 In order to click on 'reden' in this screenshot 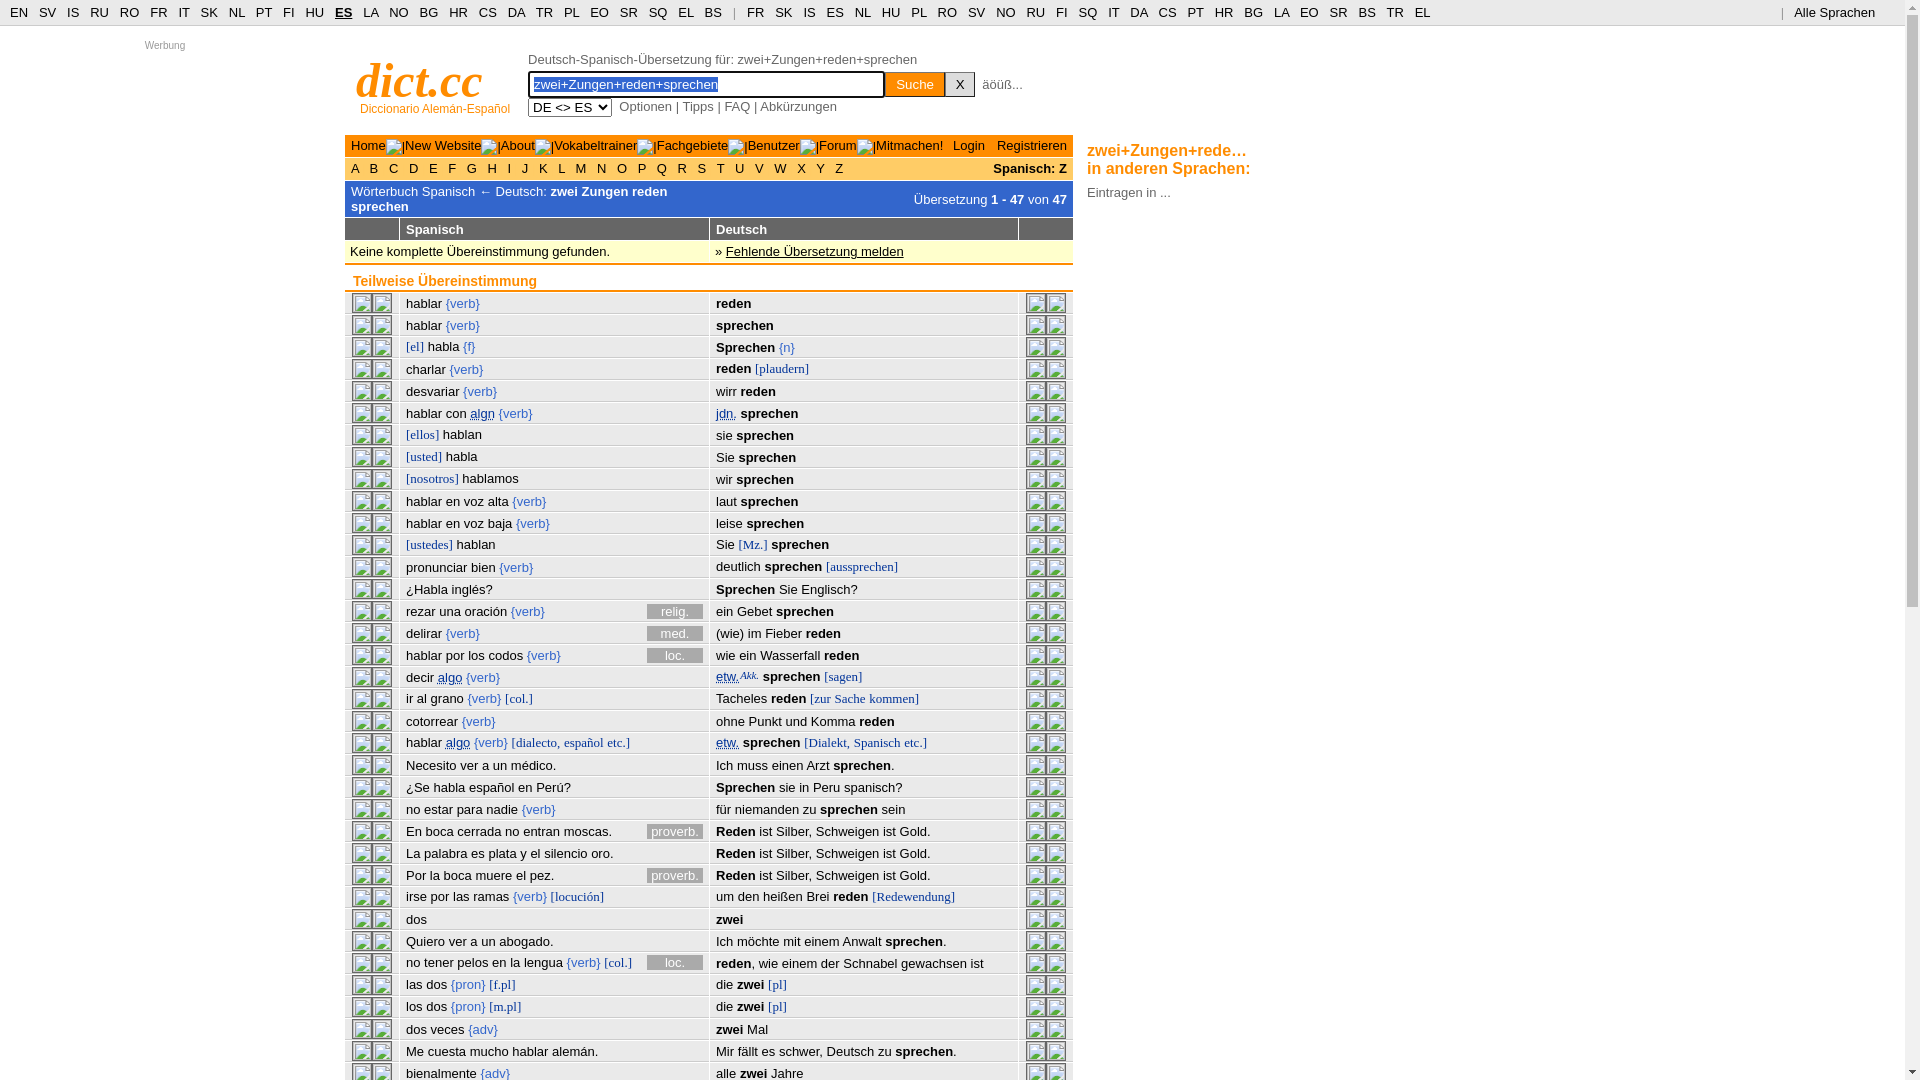, I will do `click(732, 303)`.